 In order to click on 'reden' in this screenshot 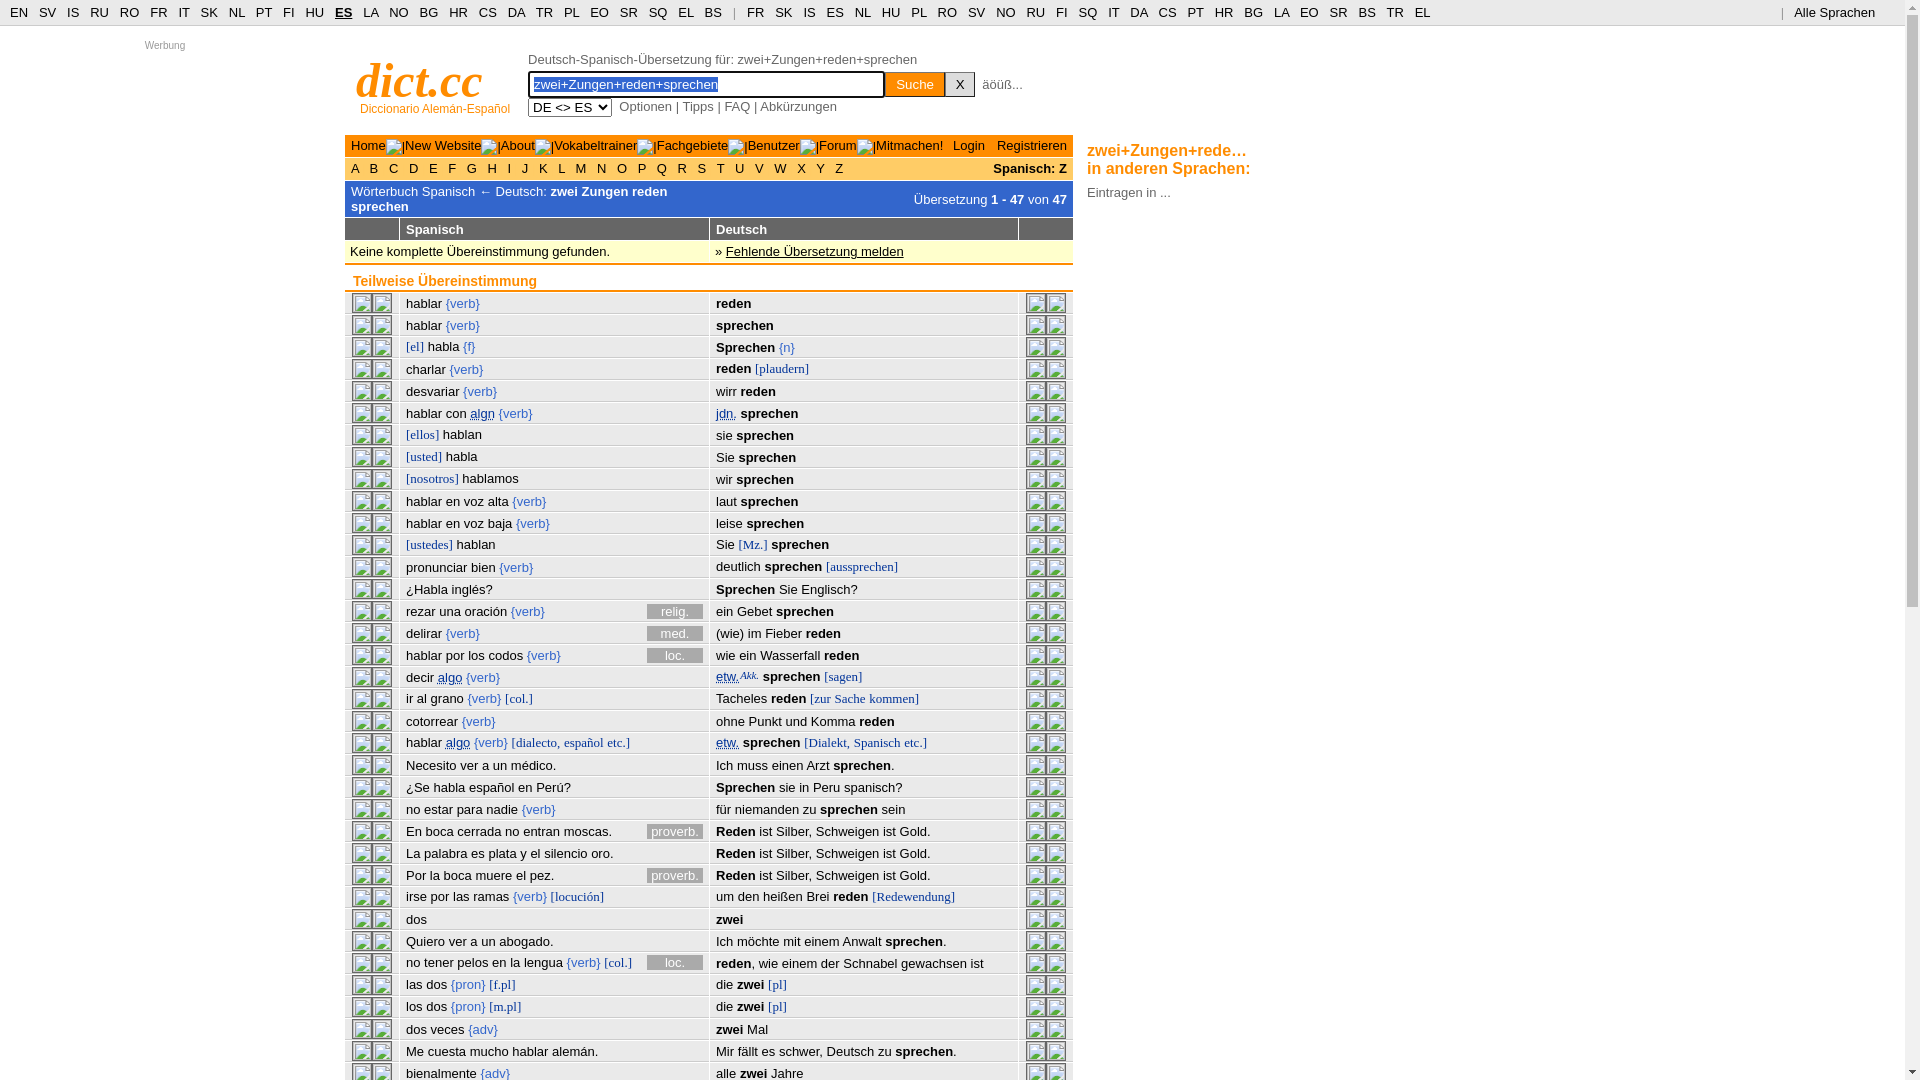, I will do `click(732, 303)`.